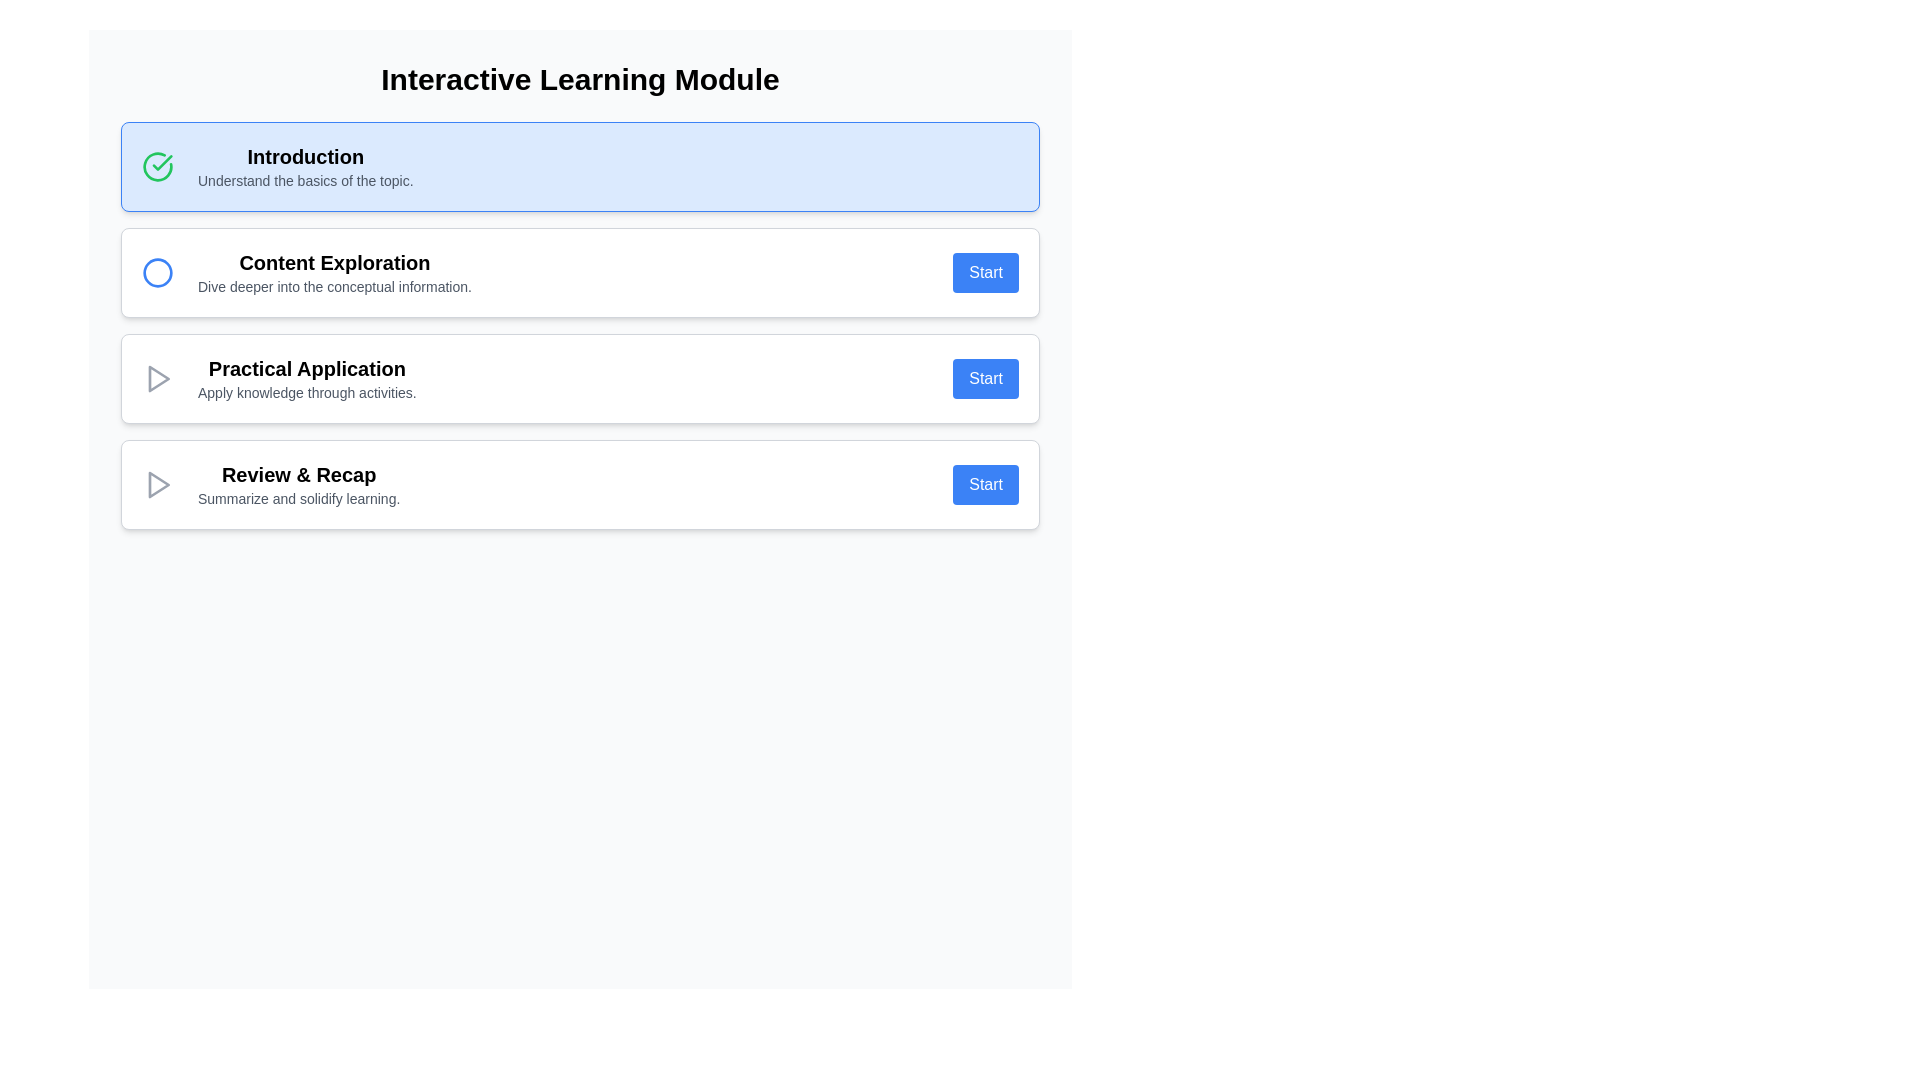  I want to click on the Informational Panel, which serves as an entry point for an introductory section, located above elements titled 'Content Exploration', 'Practical Application', and 'Review & Recap', so click(579, 165).